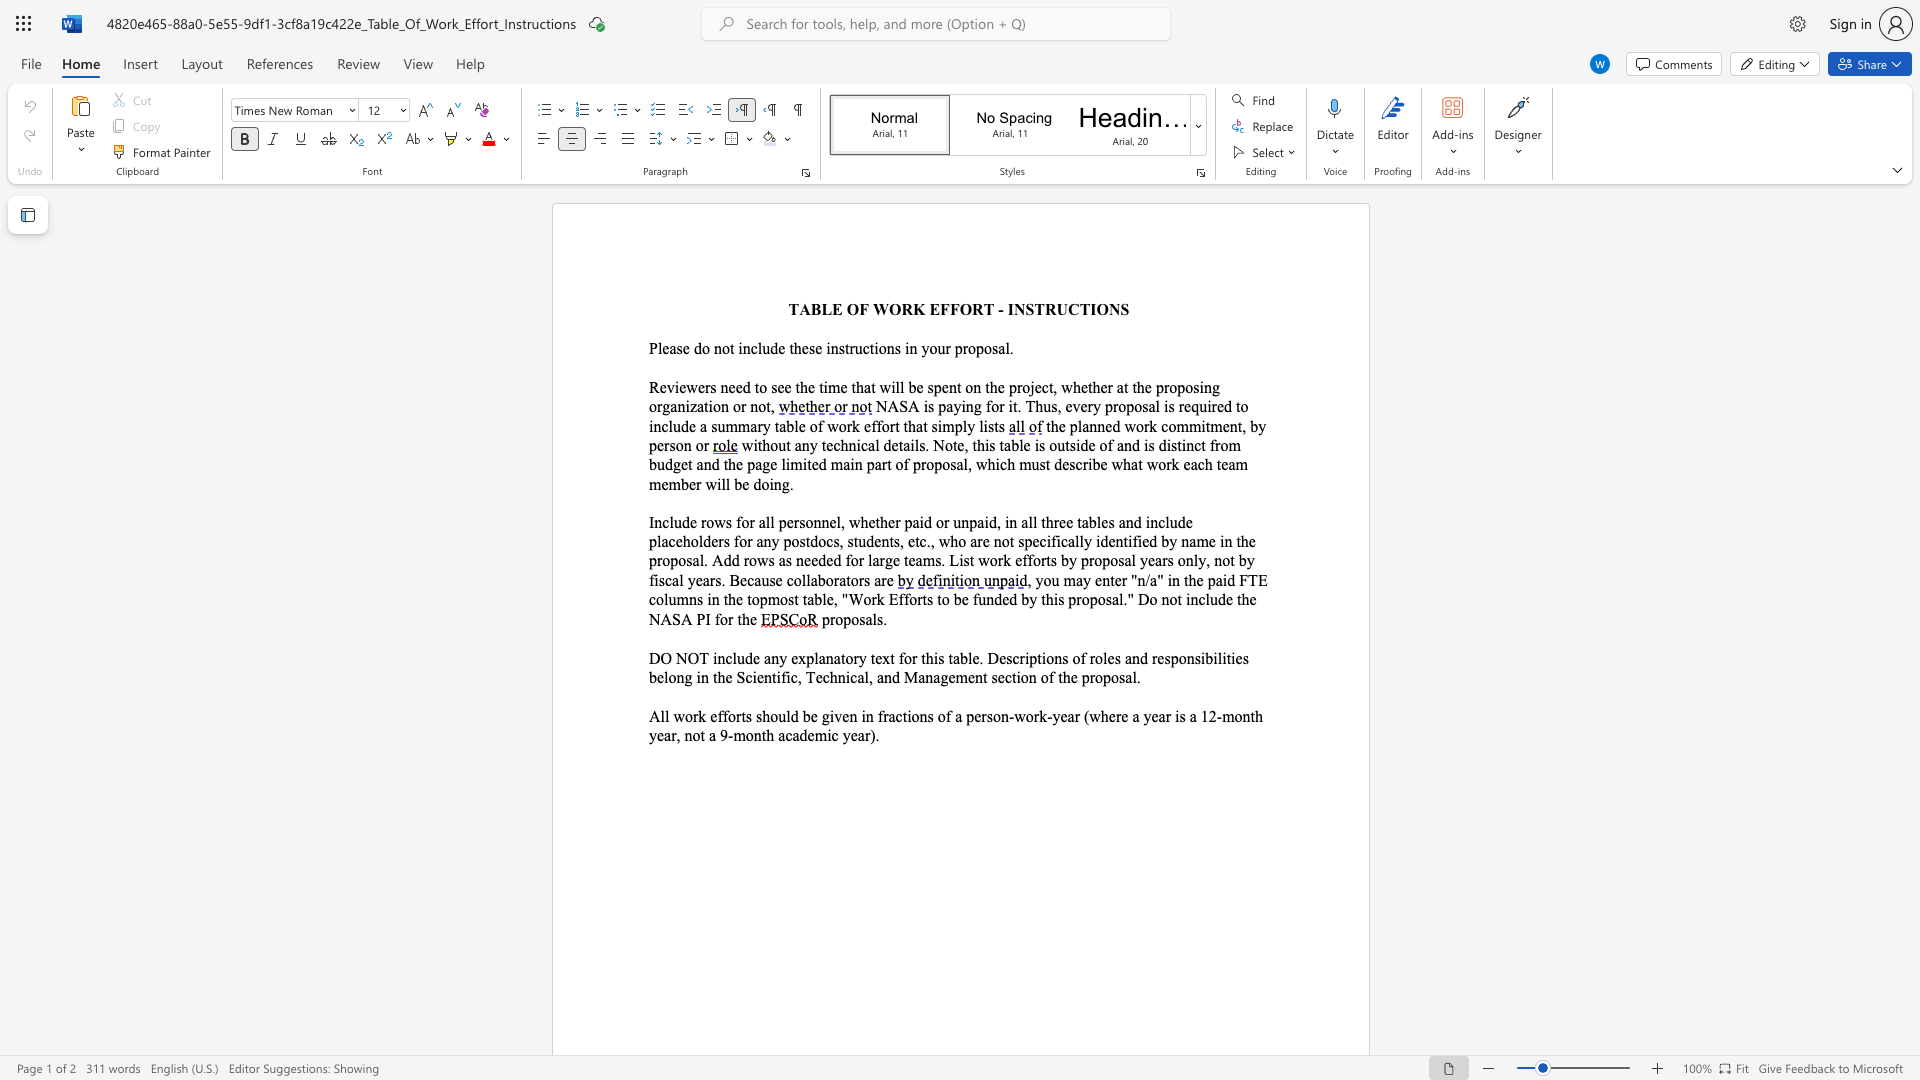 This screenshot has width=1920, height=1080. What do you see at coordinates (668, 676) in the screenshot?
I see `the subset text "ong in the Scientific, Technic" within the text "DO NOT include any explanatory text for this table. Descriptions of roles and responsibilities belong in the Scientific, Technical, and Management section of the proposal."` at bounding box center [668, 676].